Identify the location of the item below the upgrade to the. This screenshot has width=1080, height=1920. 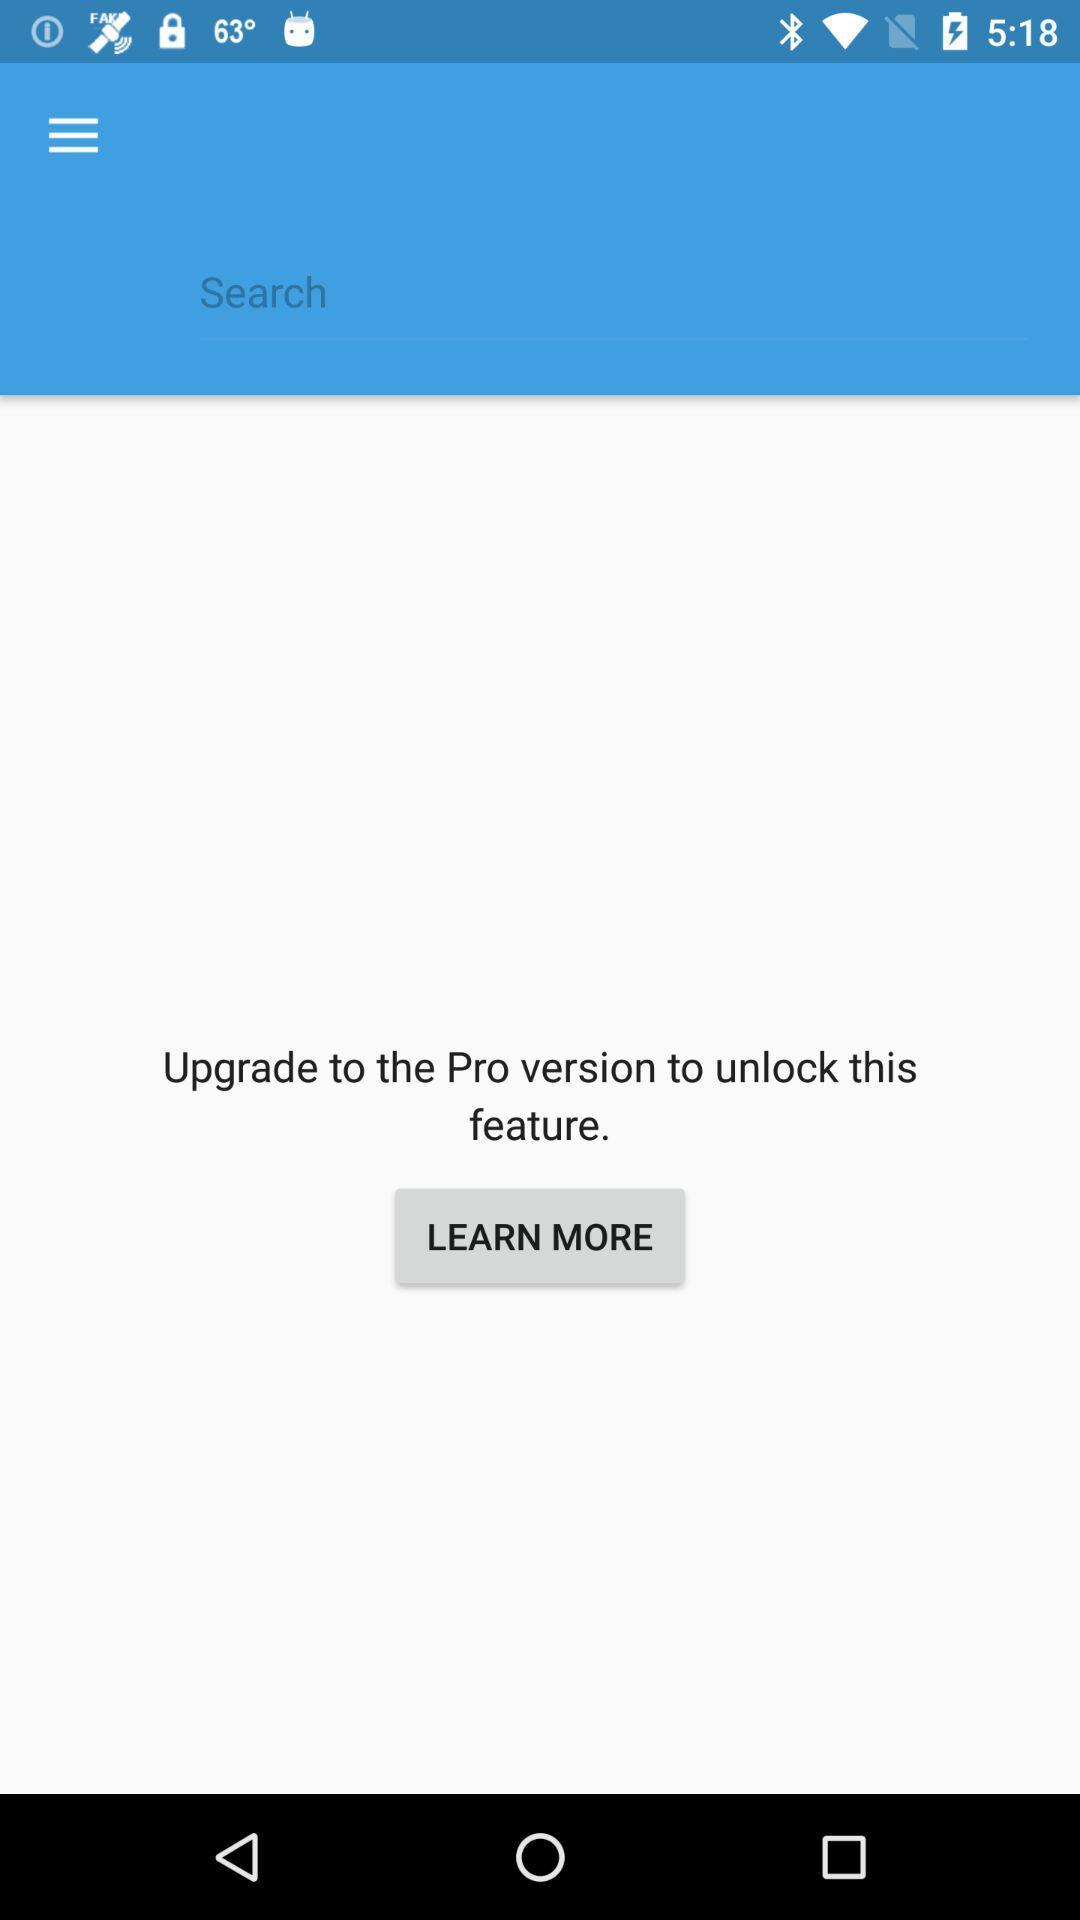
(540, 1234).